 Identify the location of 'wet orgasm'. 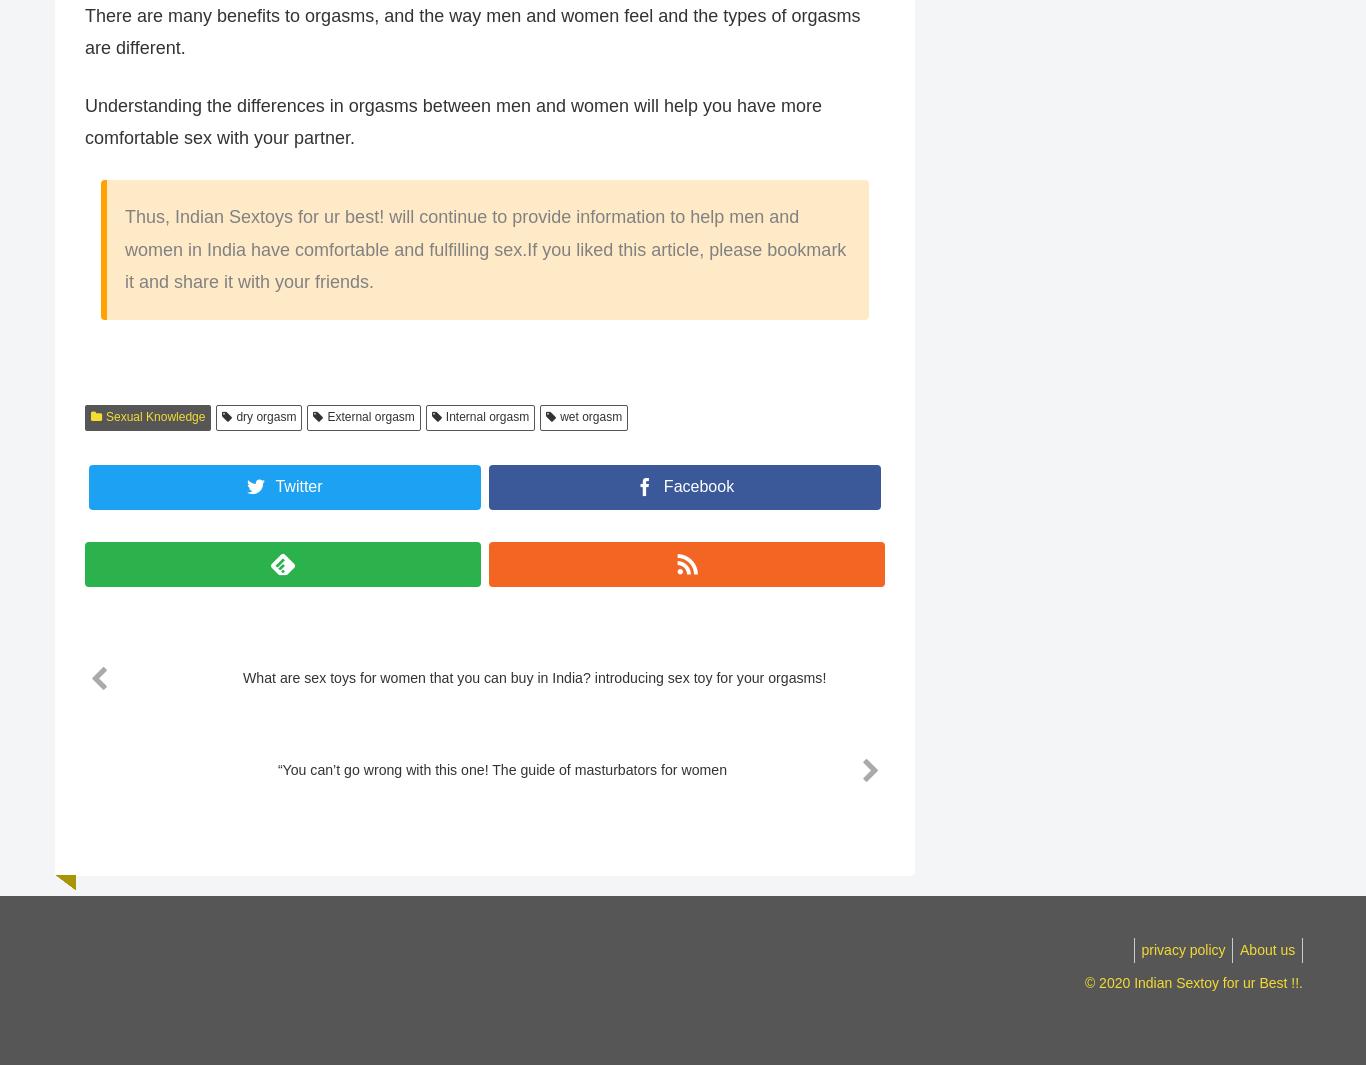
(590, 417).